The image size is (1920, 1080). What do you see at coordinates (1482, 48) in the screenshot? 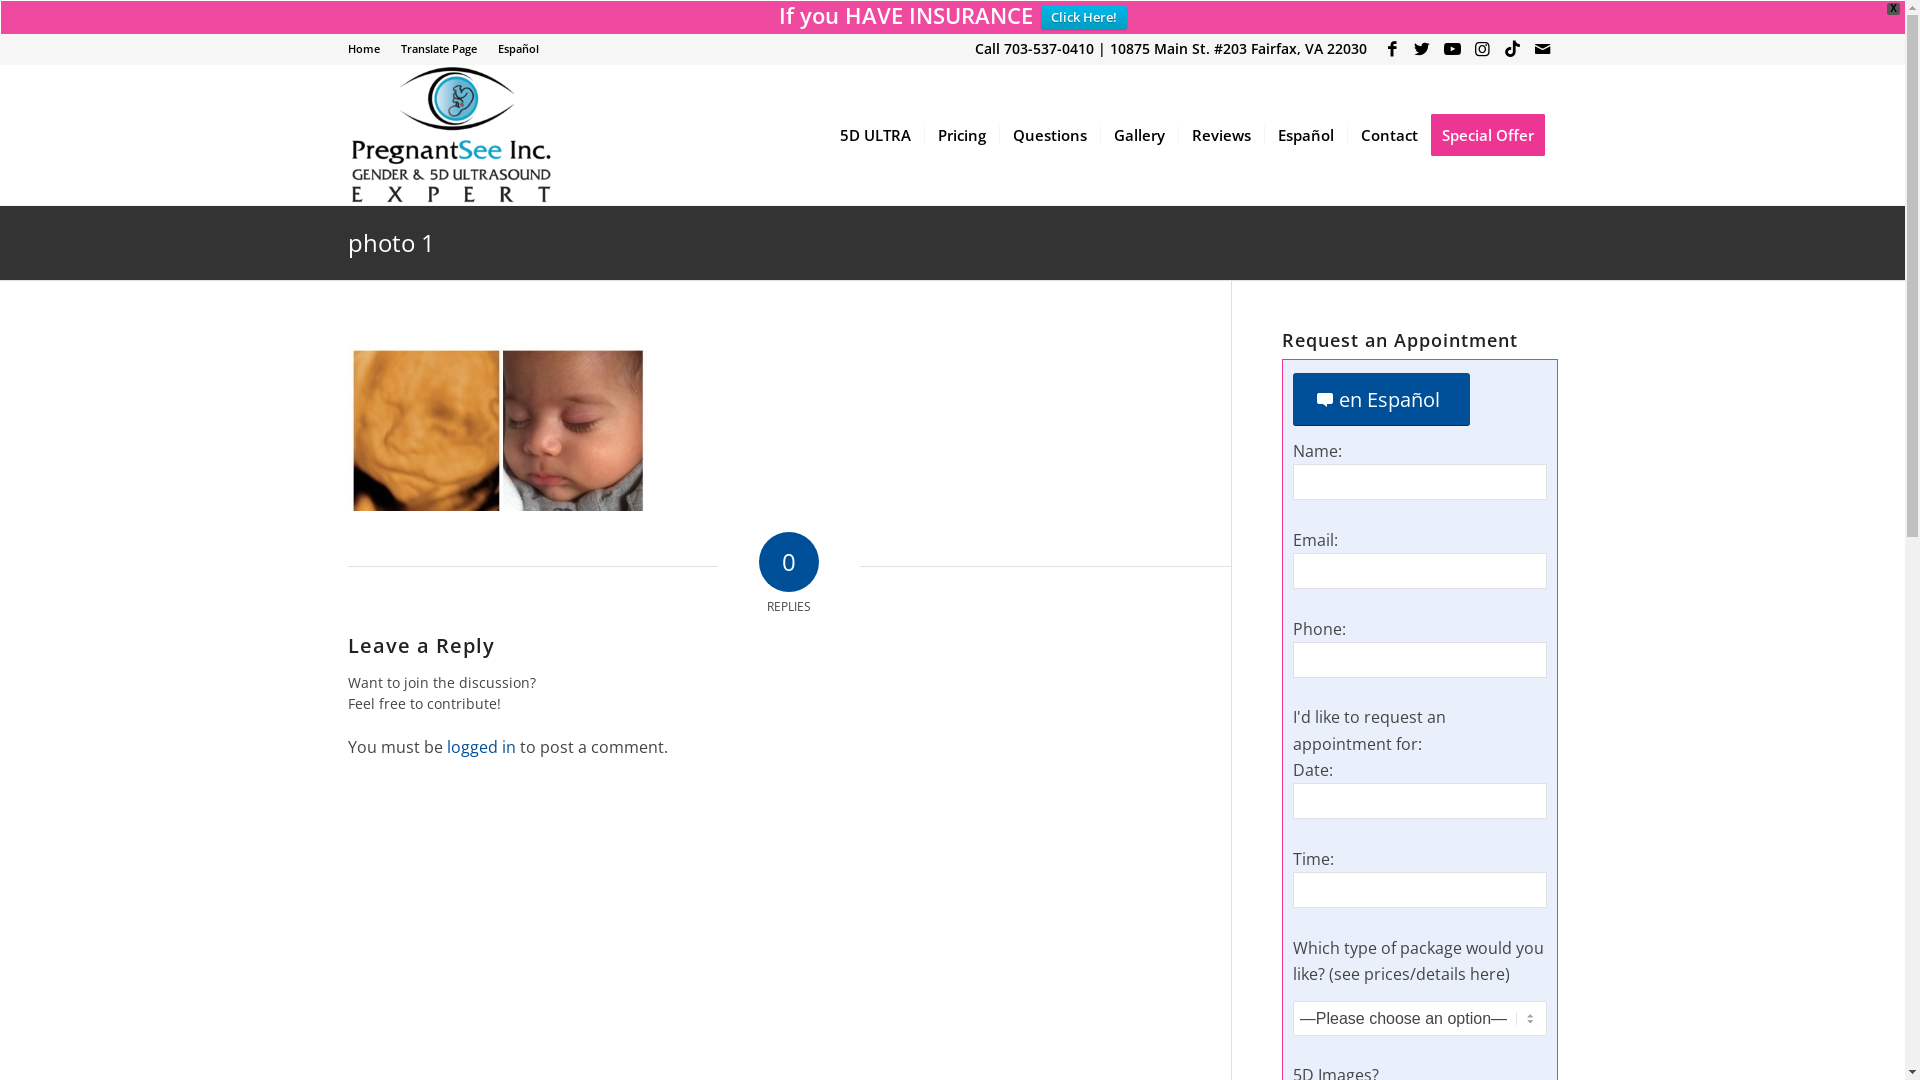
I see `'Instagram'` at bounding box center [1482, 48].